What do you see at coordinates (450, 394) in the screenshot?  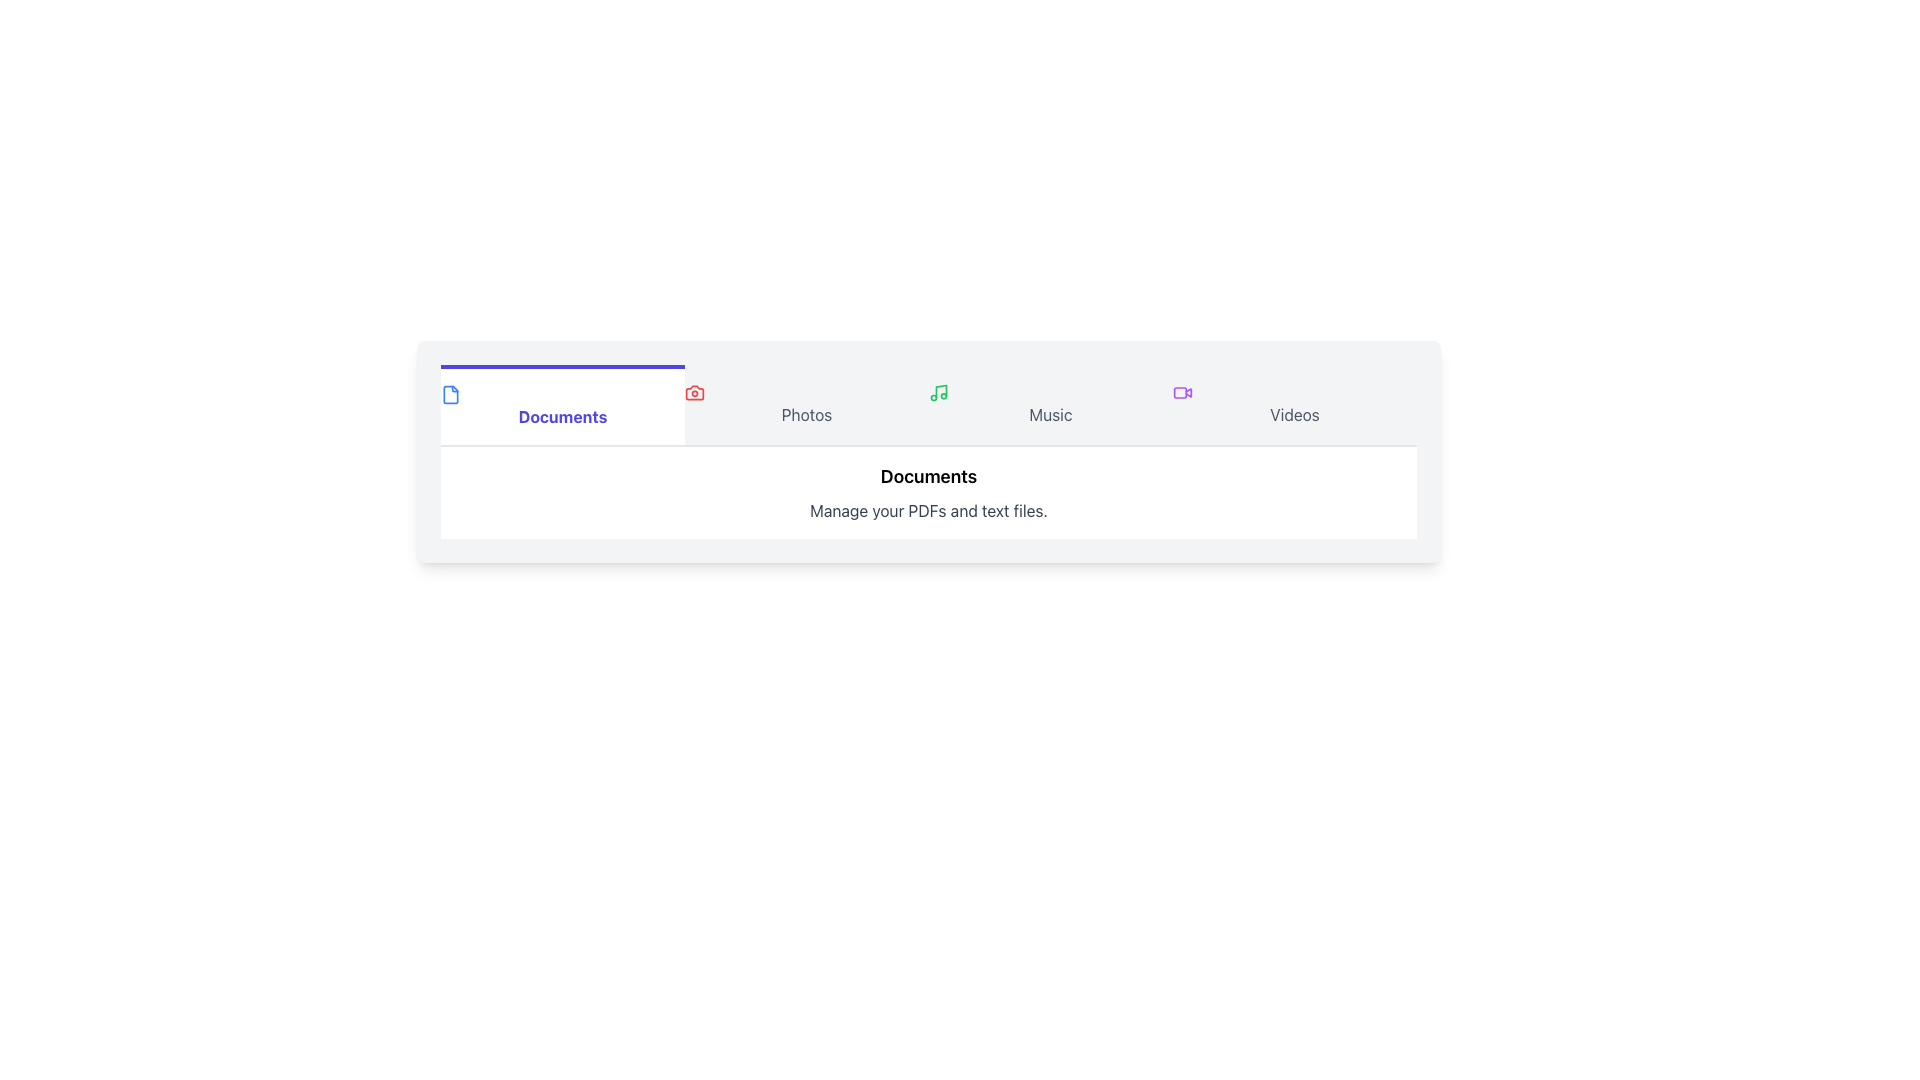 I see `the file document icon located in the navigation bar under the 'Documents' tab, positioned on the leftmost side` at bounding box center [450, 394].